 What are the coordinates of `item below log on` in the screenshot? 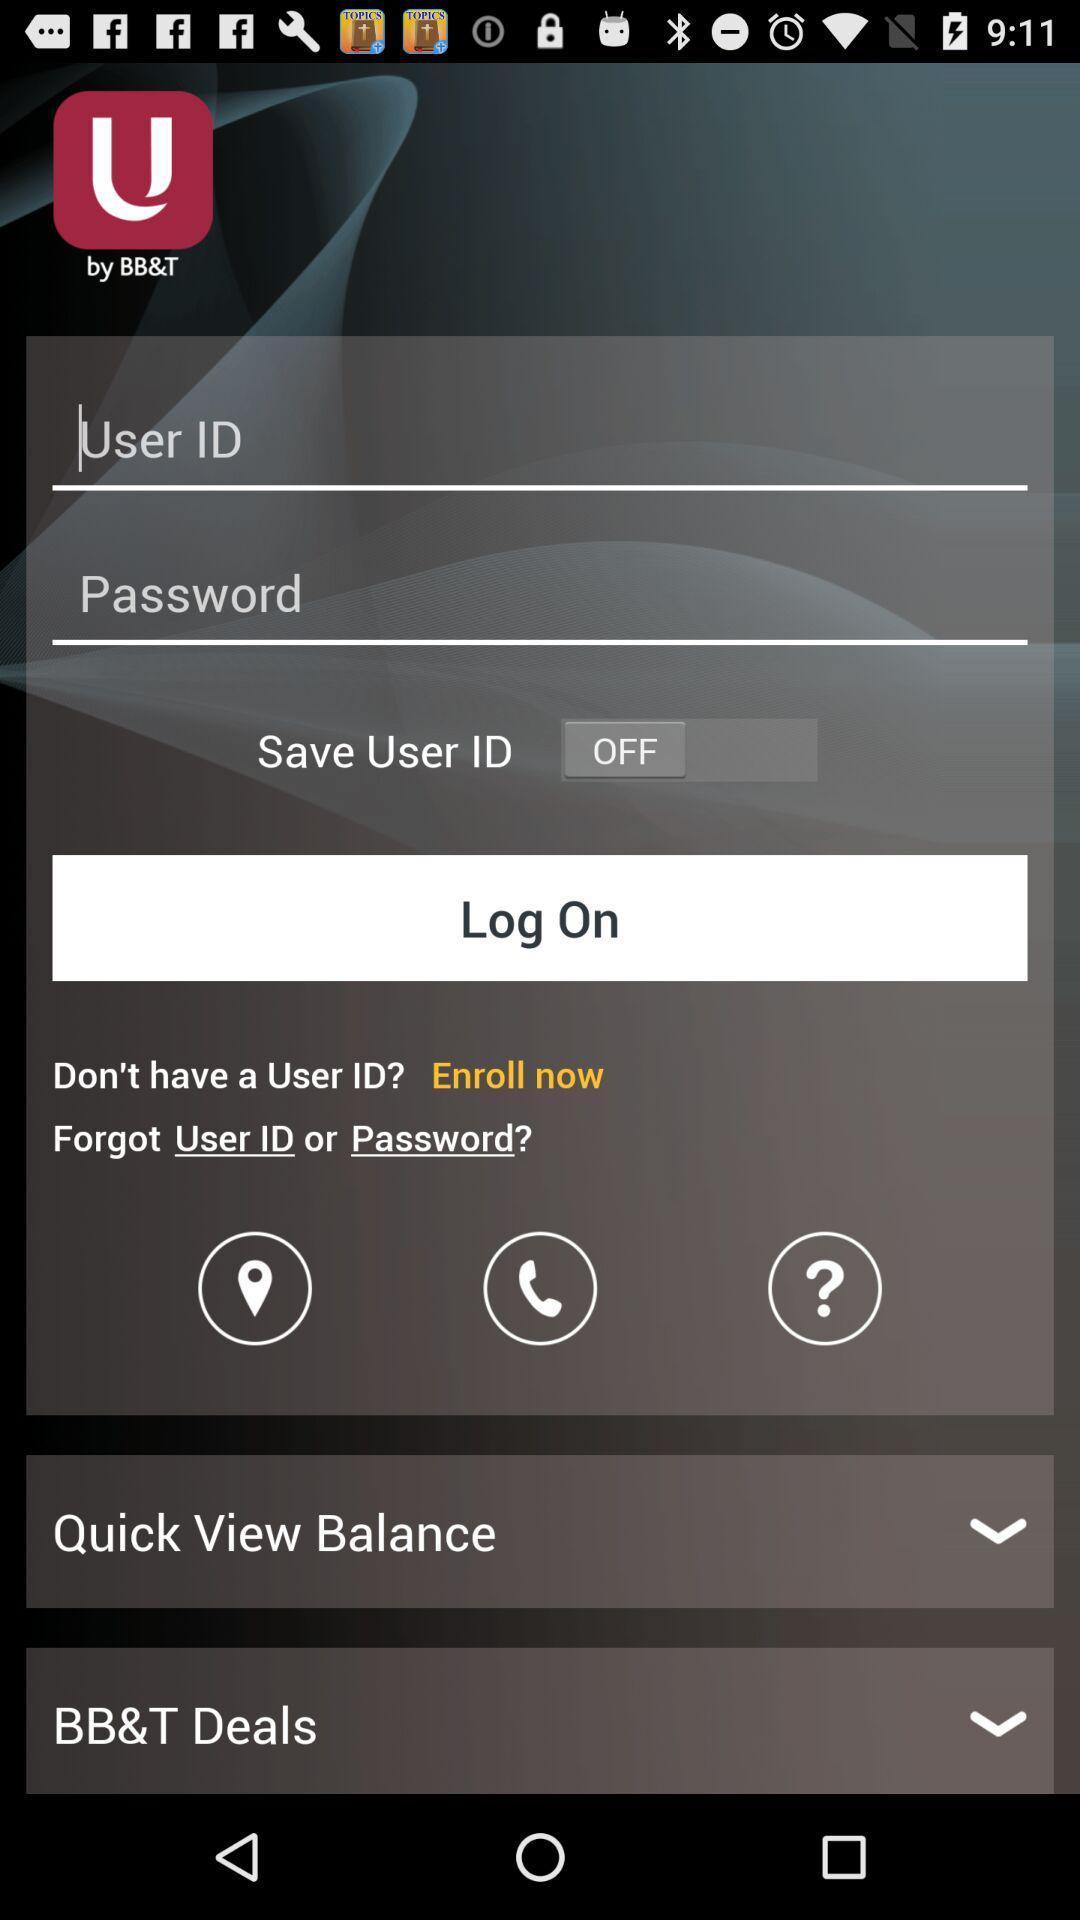 It's located at (516, 1073).